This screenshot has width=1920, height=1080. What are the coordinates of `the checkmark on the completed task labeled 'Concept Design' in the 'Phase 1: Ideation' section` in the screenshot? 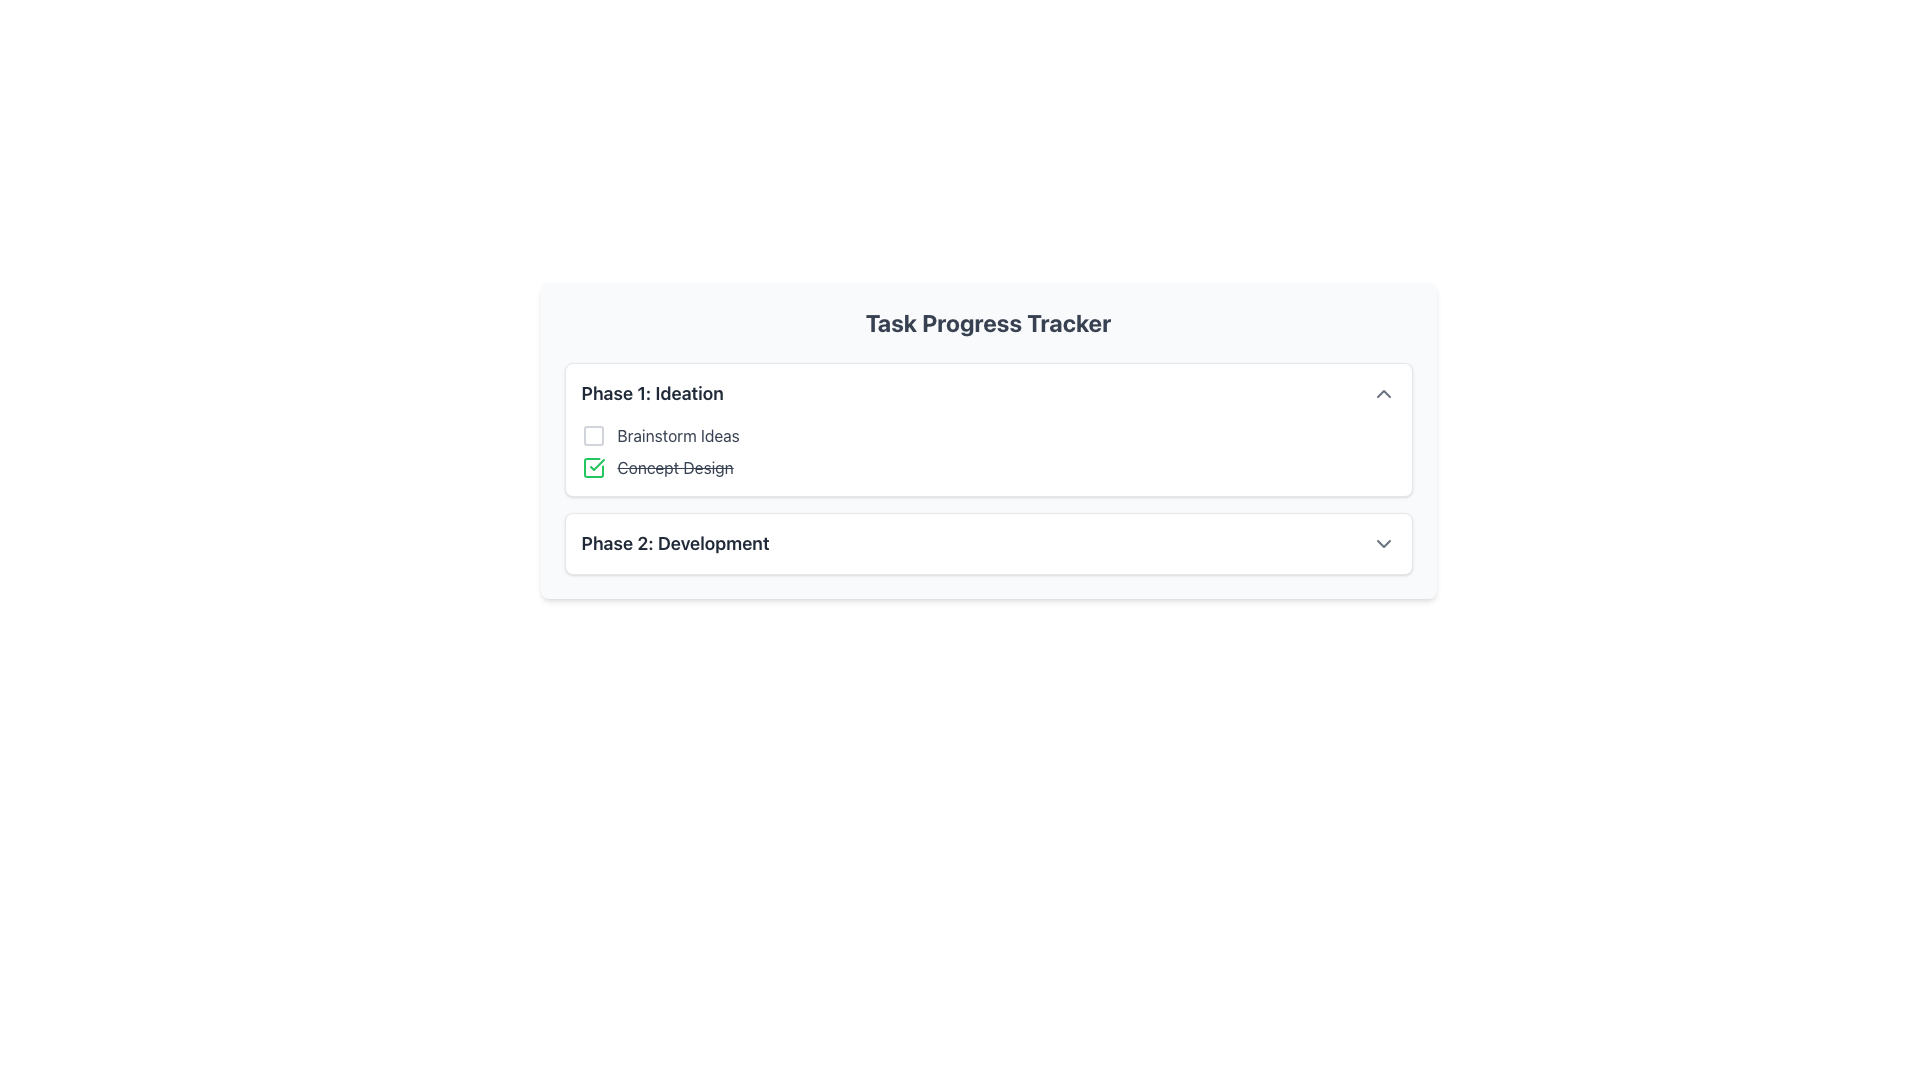 It's located at (988, 467).